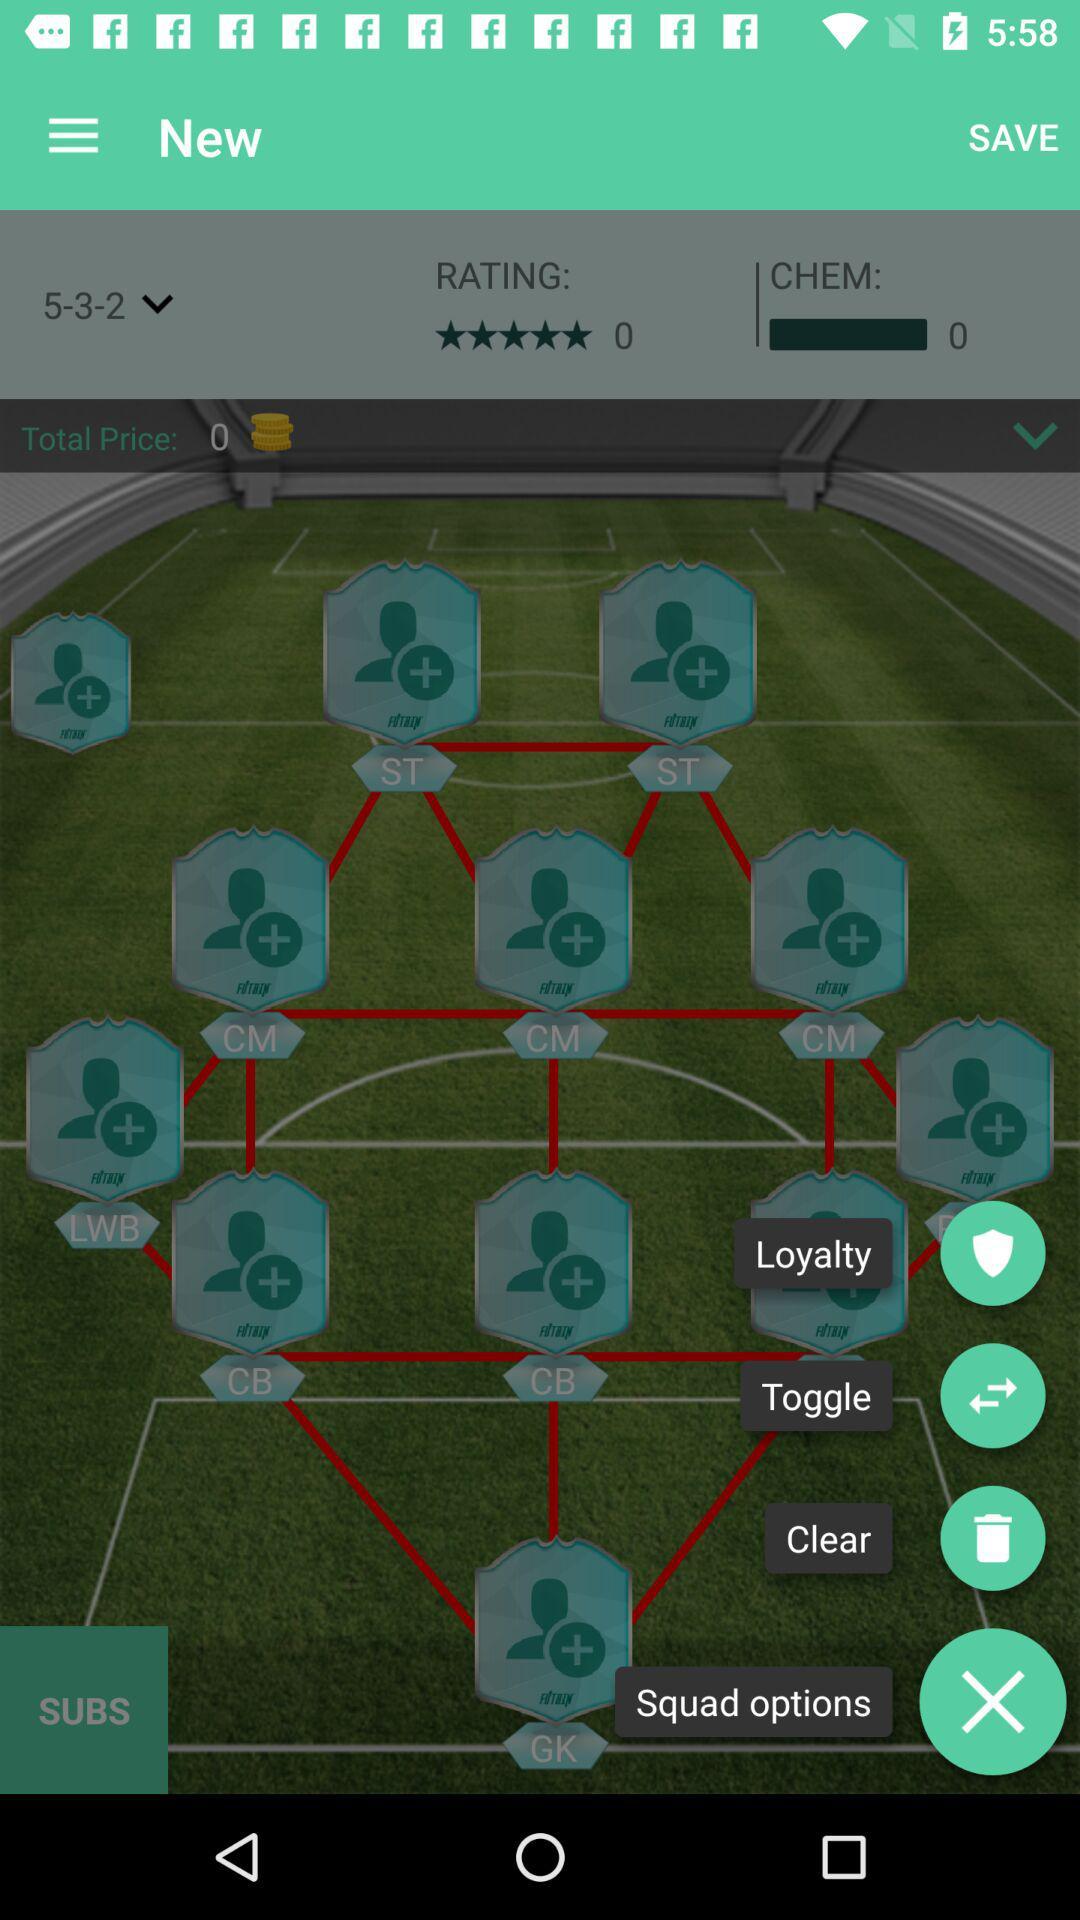 The height and width of the screenshot is (1920, 1080). Describe the element at coordinates (992, 1700) in the screenshot. I see `menu` at that location.